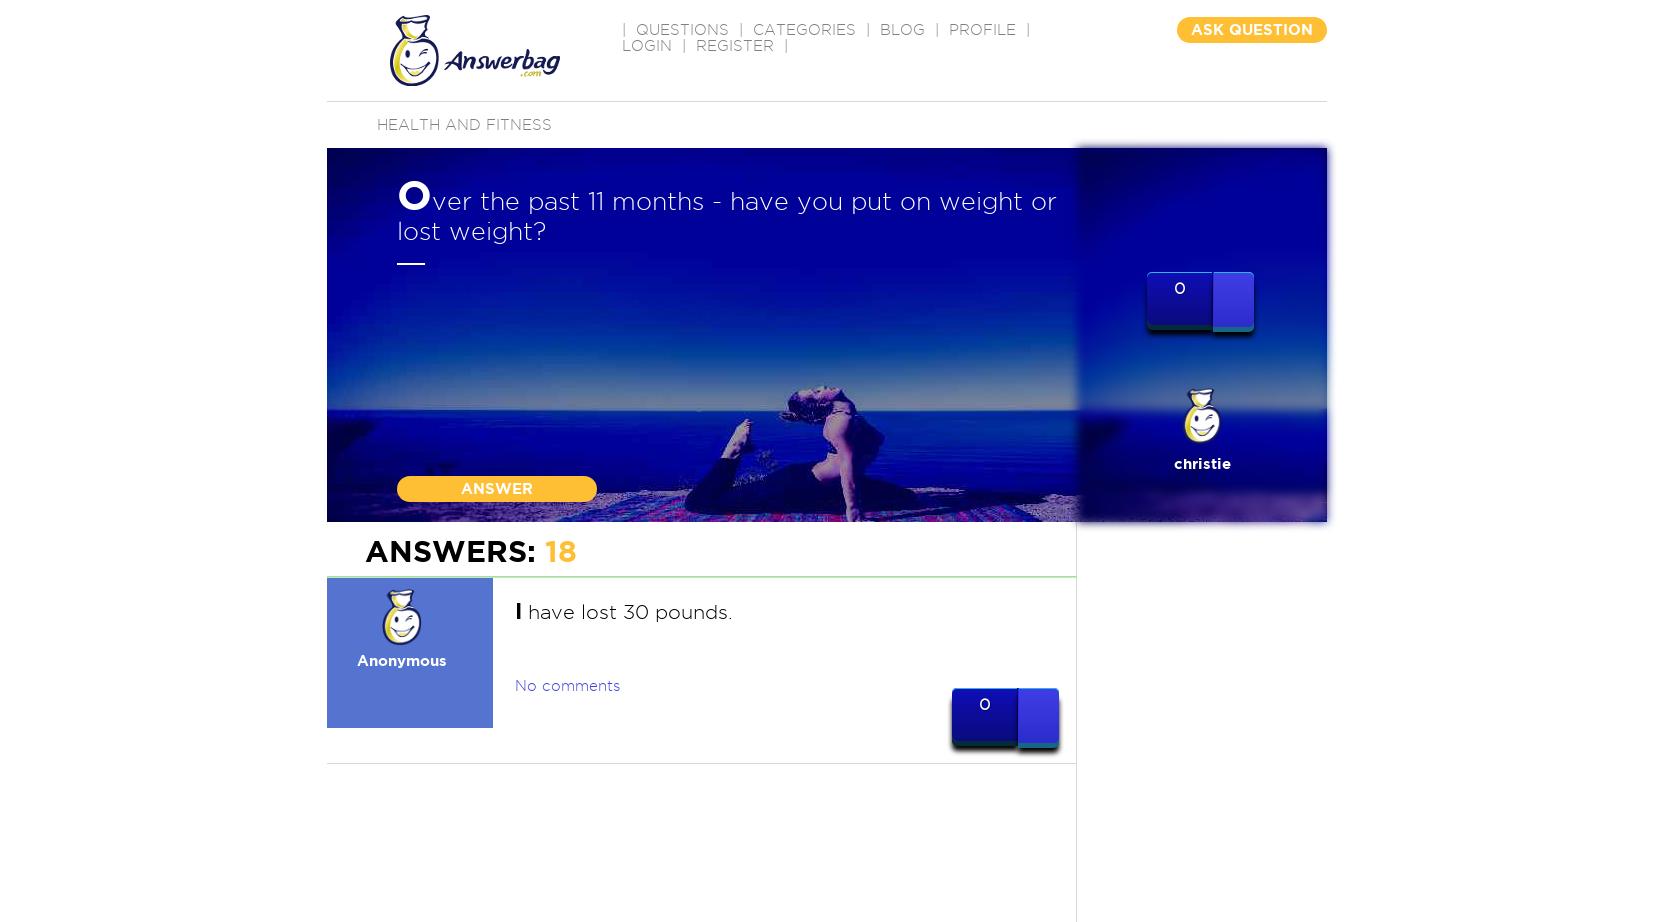 This screenshot has height=922, width=1654. What do you see at coordinates (804, 29) in the screenshot?
I see `'CATEGORIES'` at bounding box center [804, 29].